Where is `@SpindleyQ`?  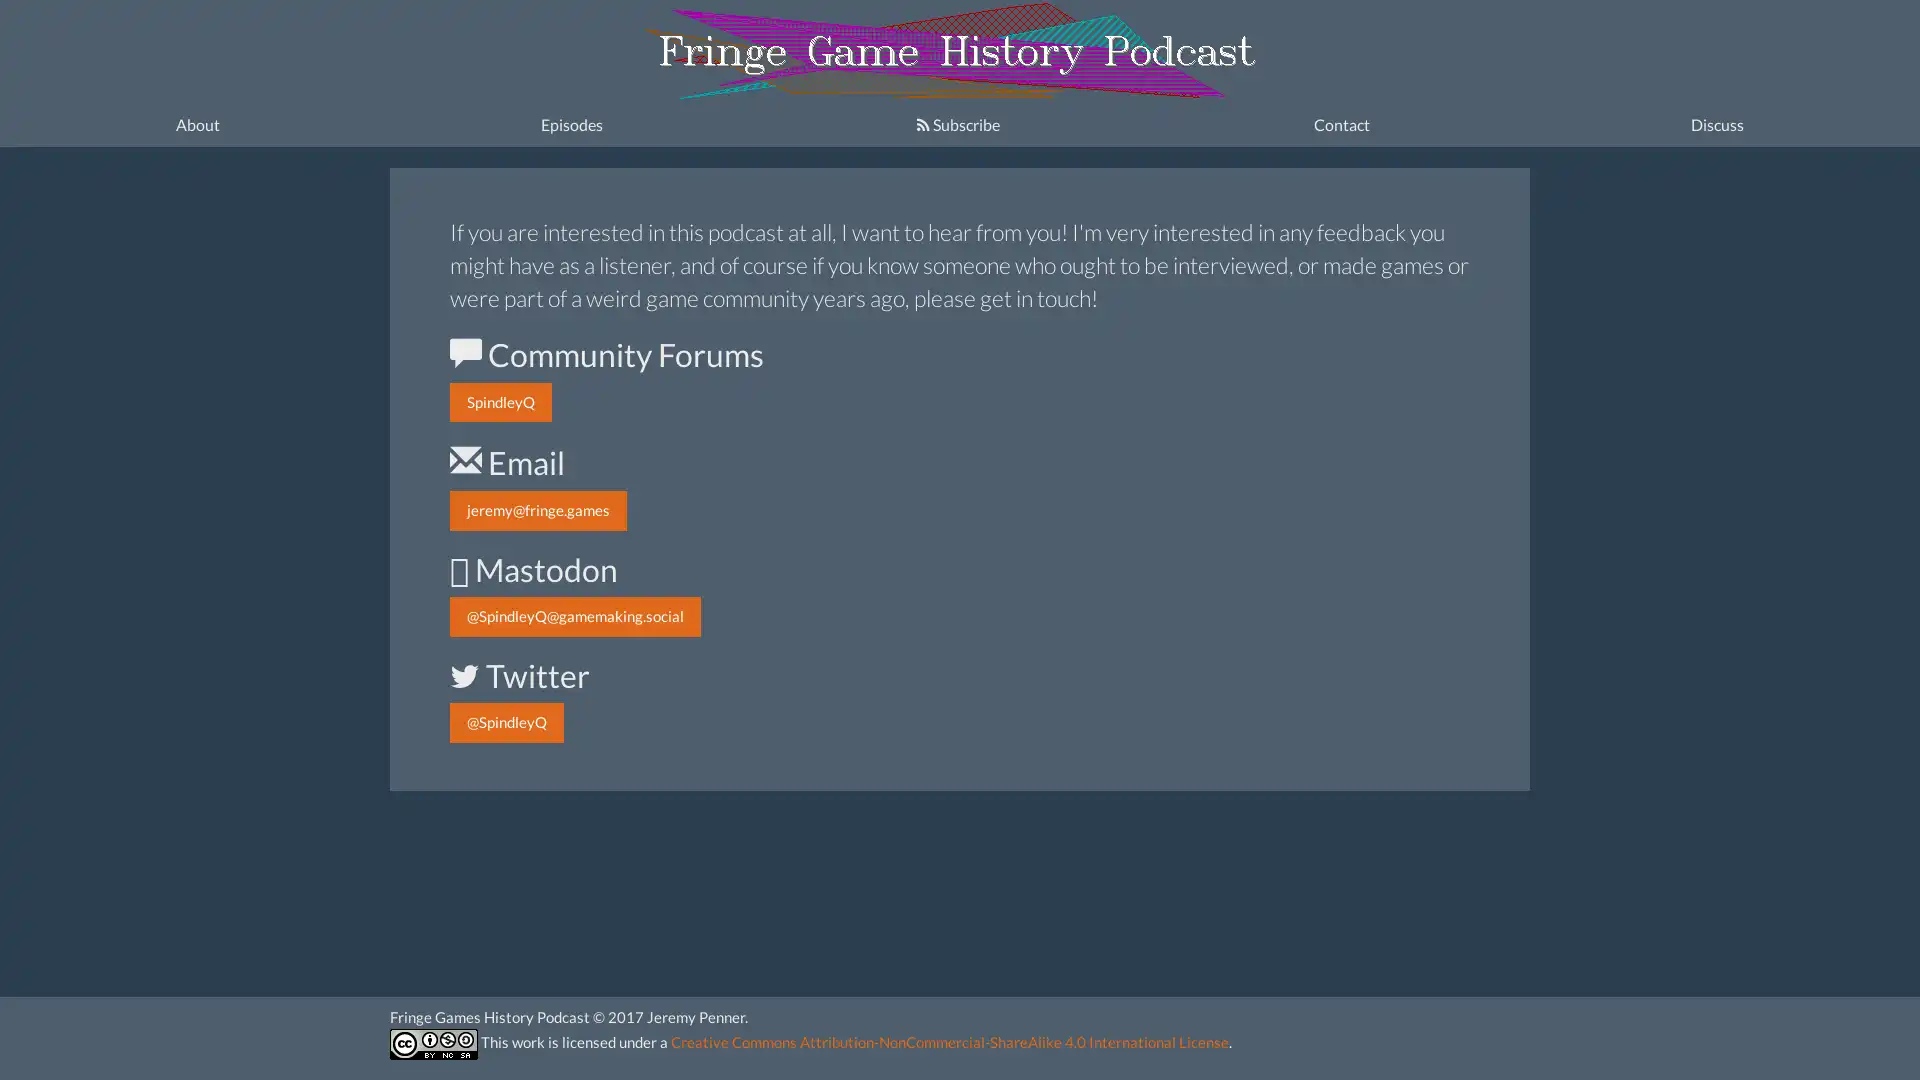 @SpindleyQ is located at coordinates (507, 722).